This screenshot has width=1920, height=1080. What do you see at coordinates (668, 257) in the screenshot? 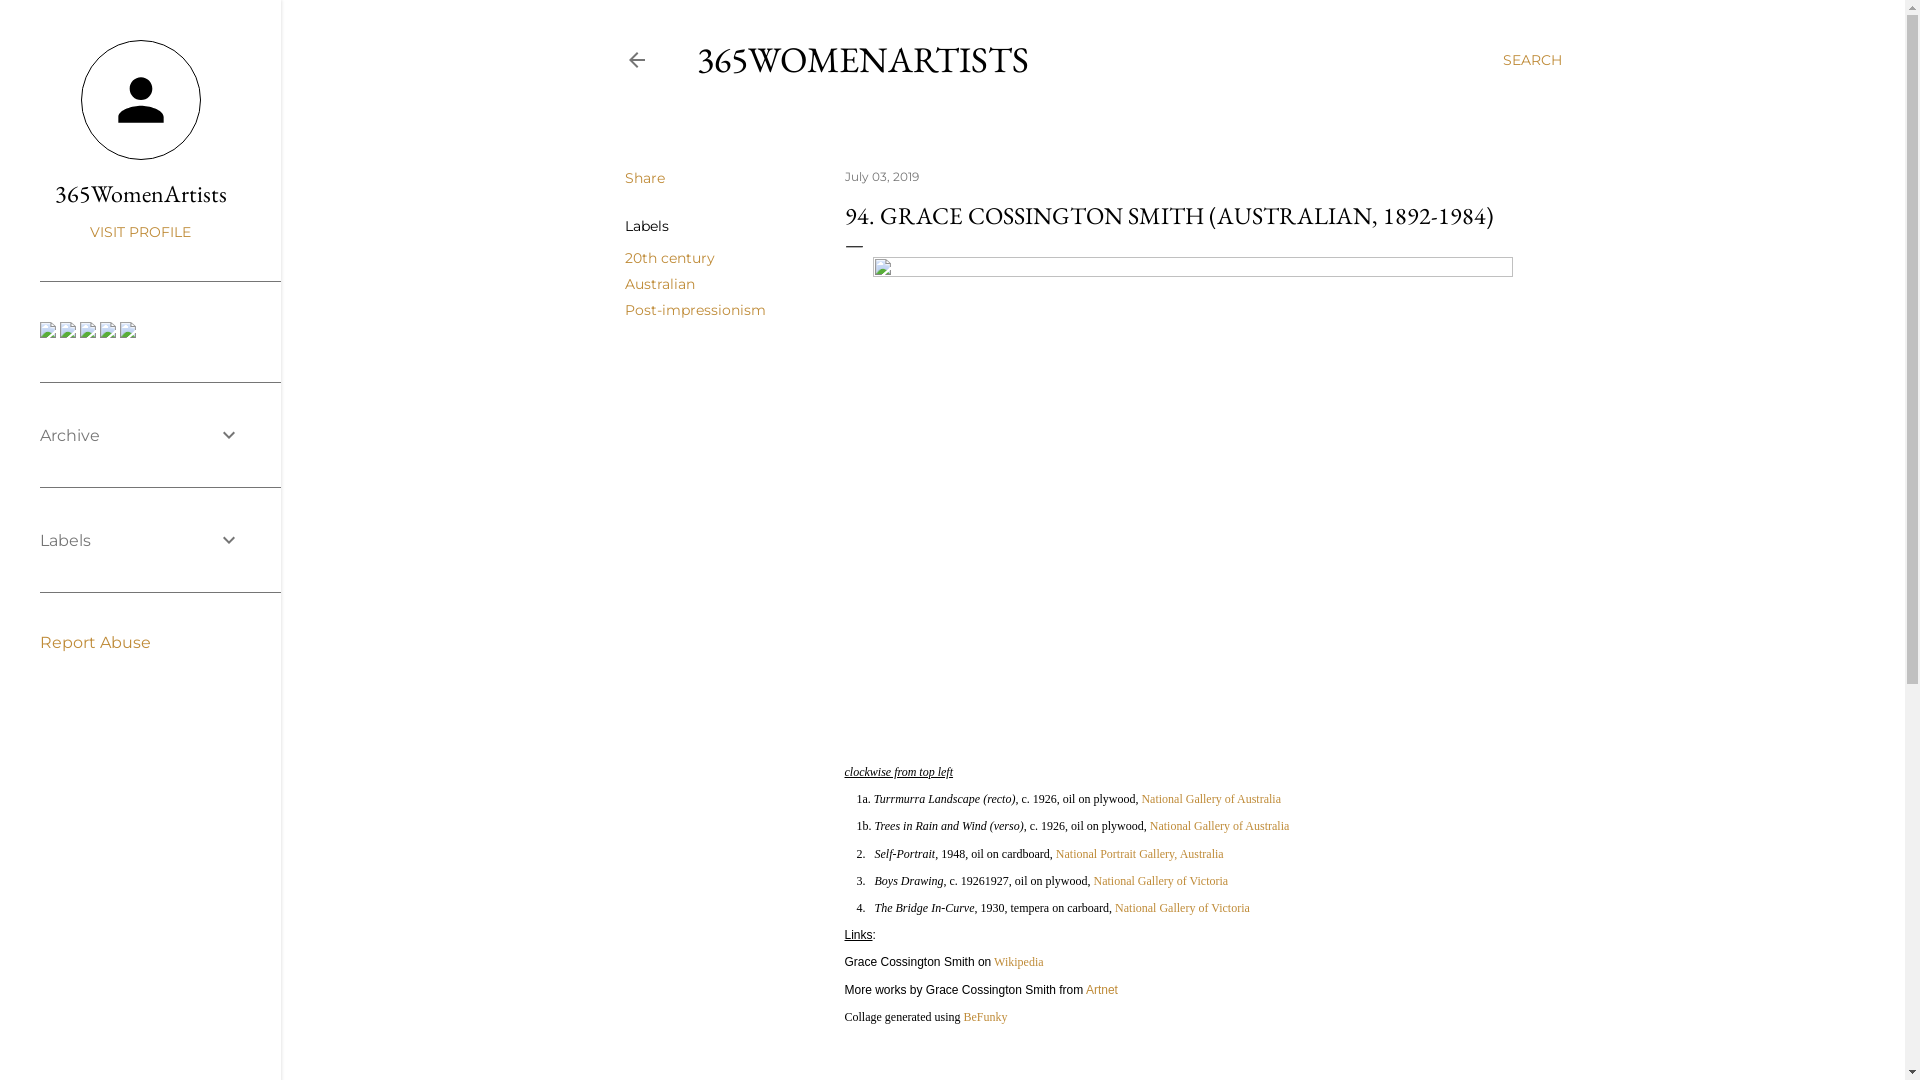
I see `'20th century'` at bounding box center [668, 257].